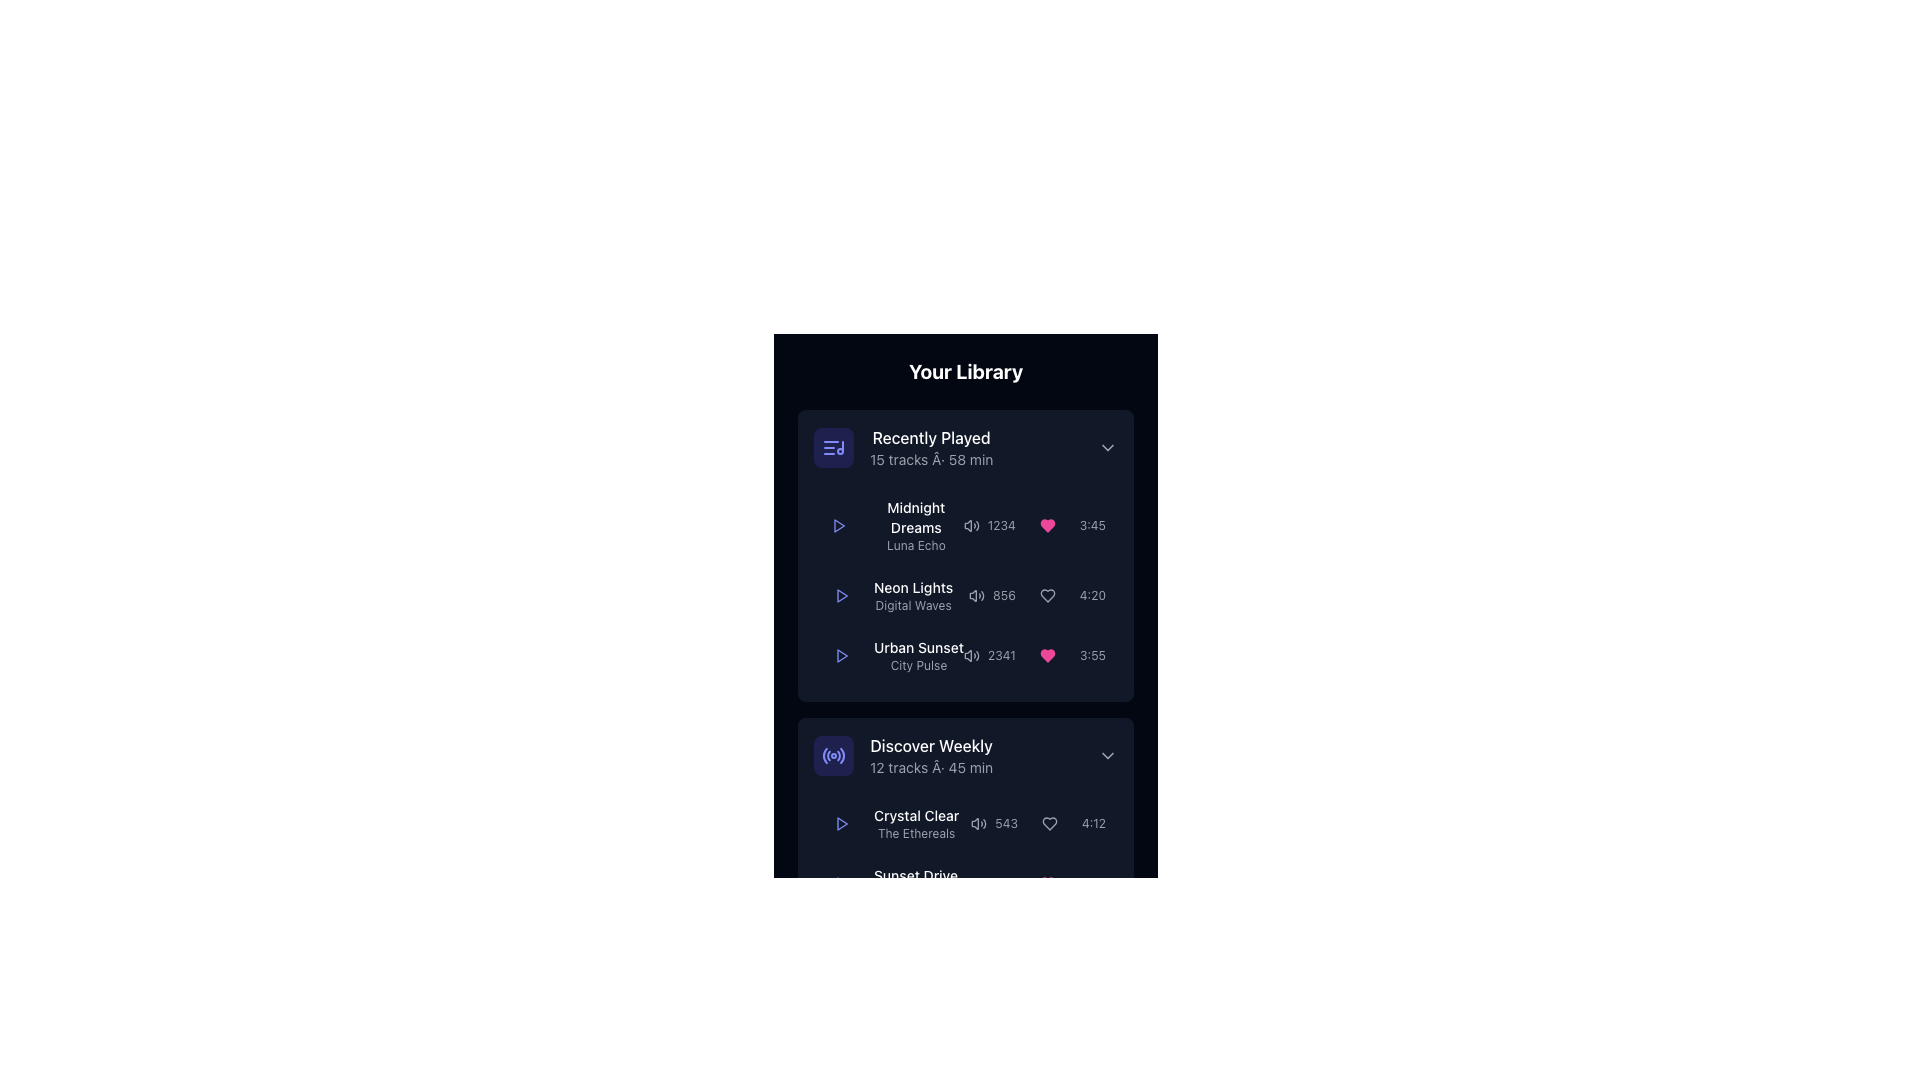 The image size is (1920, 1080). What do you see at coordinates (979, 824) in the screenshot?
I see `the sound icon next to the song title 'Crystal Clear' in the 'Discover Weekly' playlist` at bounding box center [979, 824].